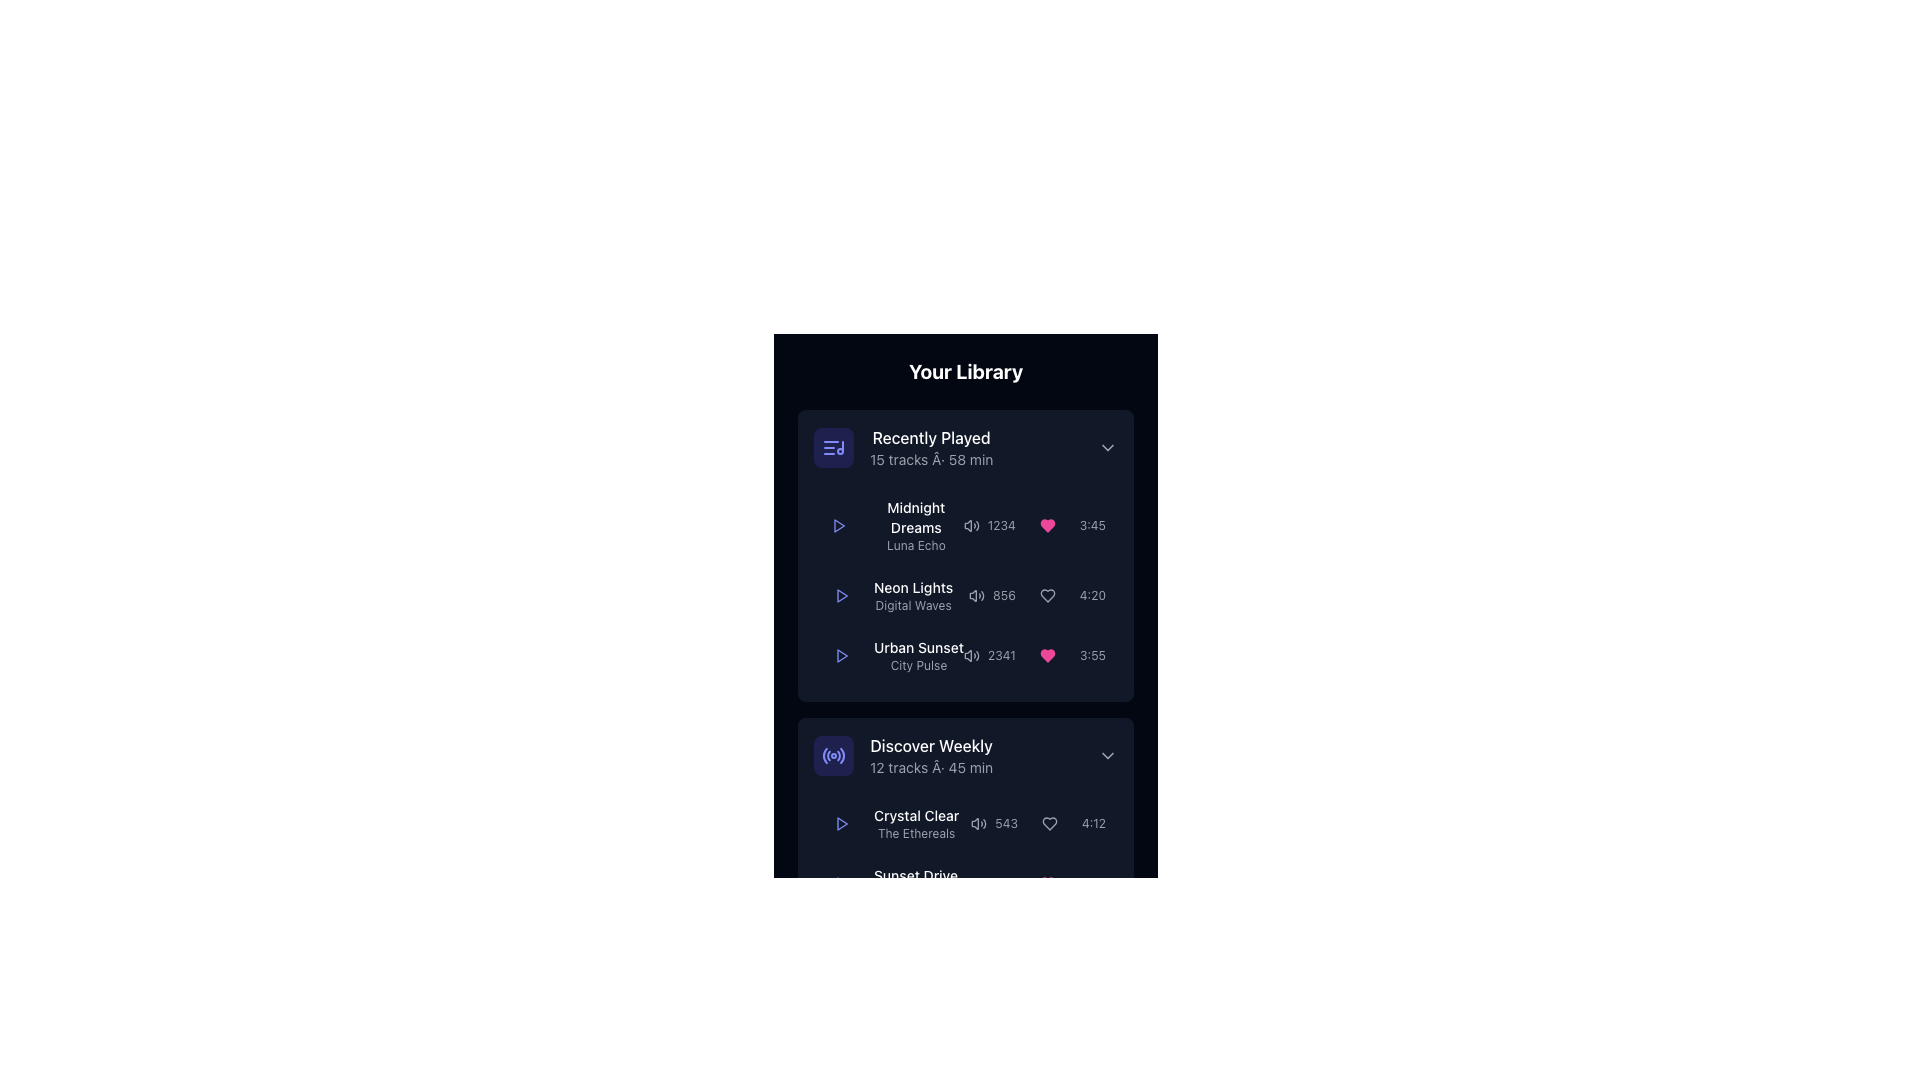 The image size is (1920, 1080). What do you see at coordinates (979, 824) in the screenshot?
I see `the sound icon next to the song title 'Crystal Clear' in the 'Discover Weekly' playlist` at bounding box center [979, 824].